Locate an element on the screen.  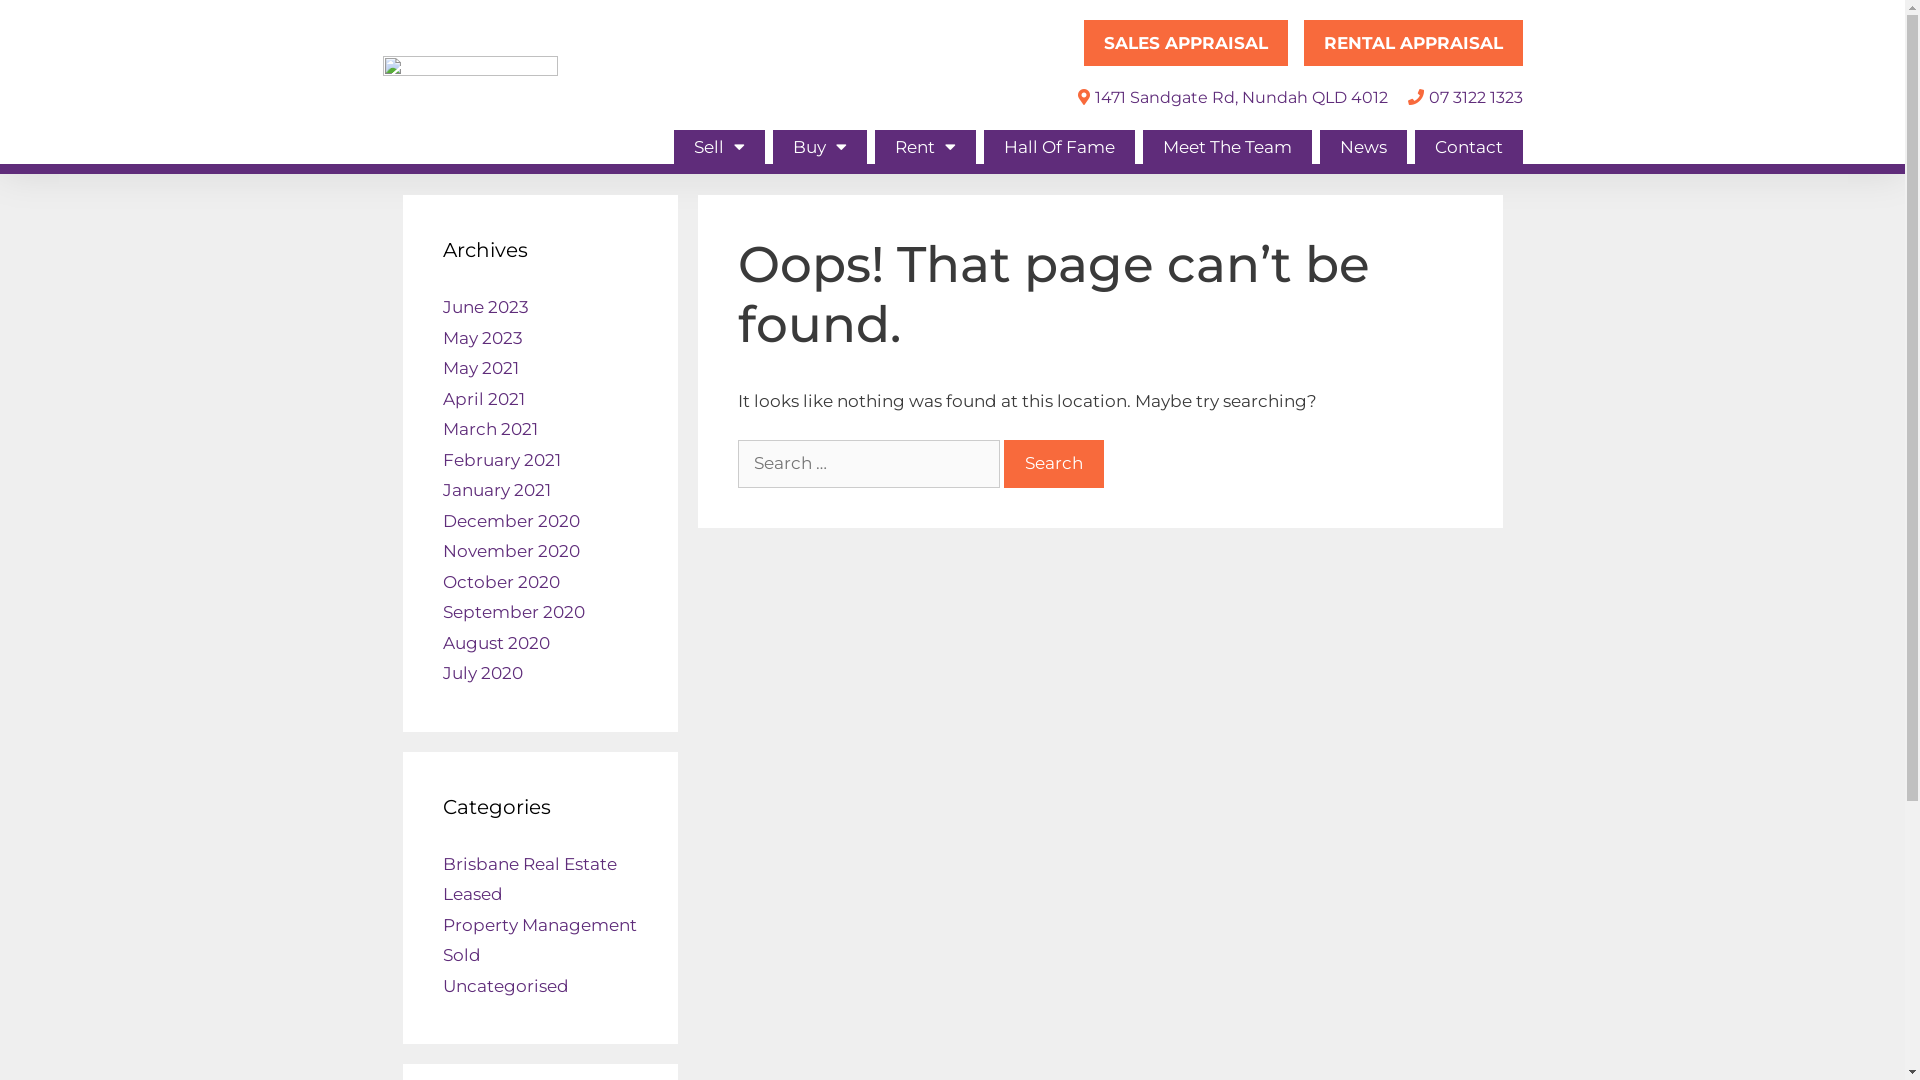
'November 2020' is located at coordinates (440, 551).